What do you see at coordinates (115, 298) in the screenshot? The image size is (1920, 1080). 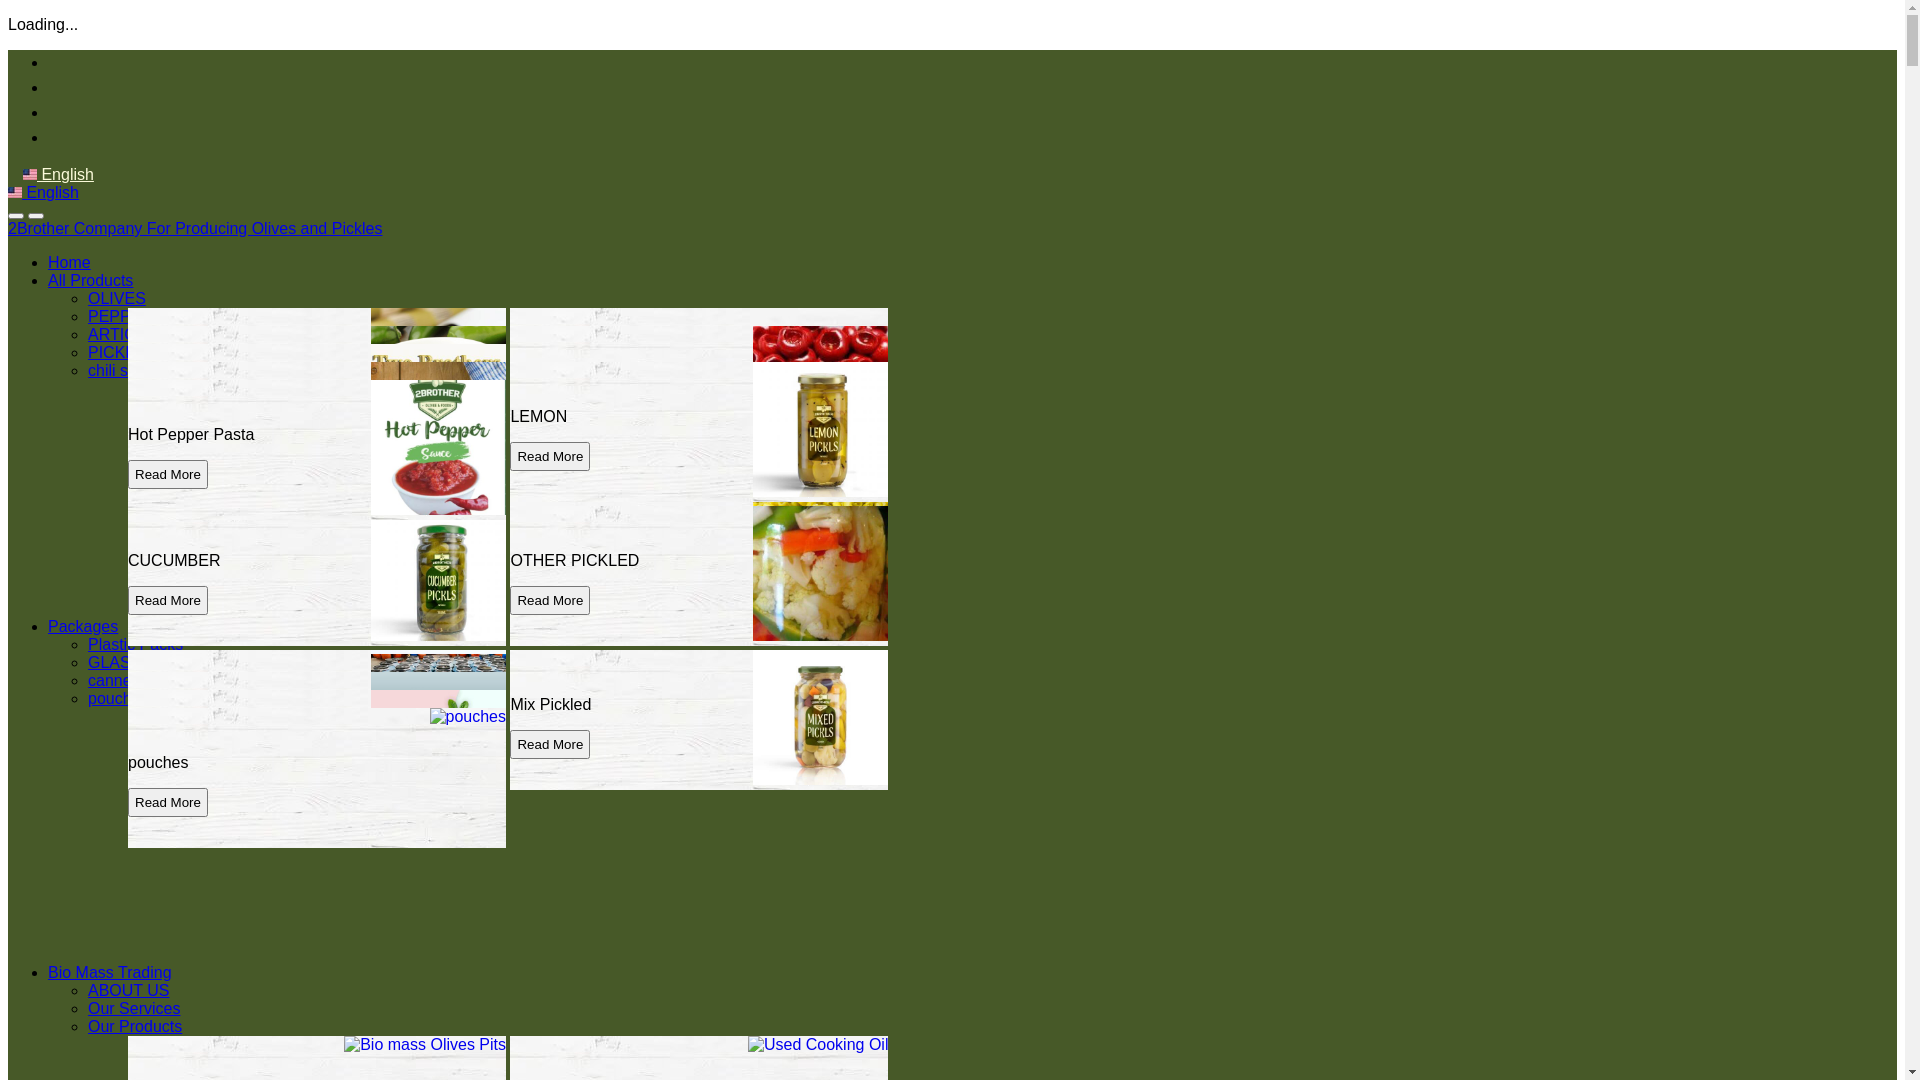 I see `'OLIVES'` at bounding box center [115, 298].